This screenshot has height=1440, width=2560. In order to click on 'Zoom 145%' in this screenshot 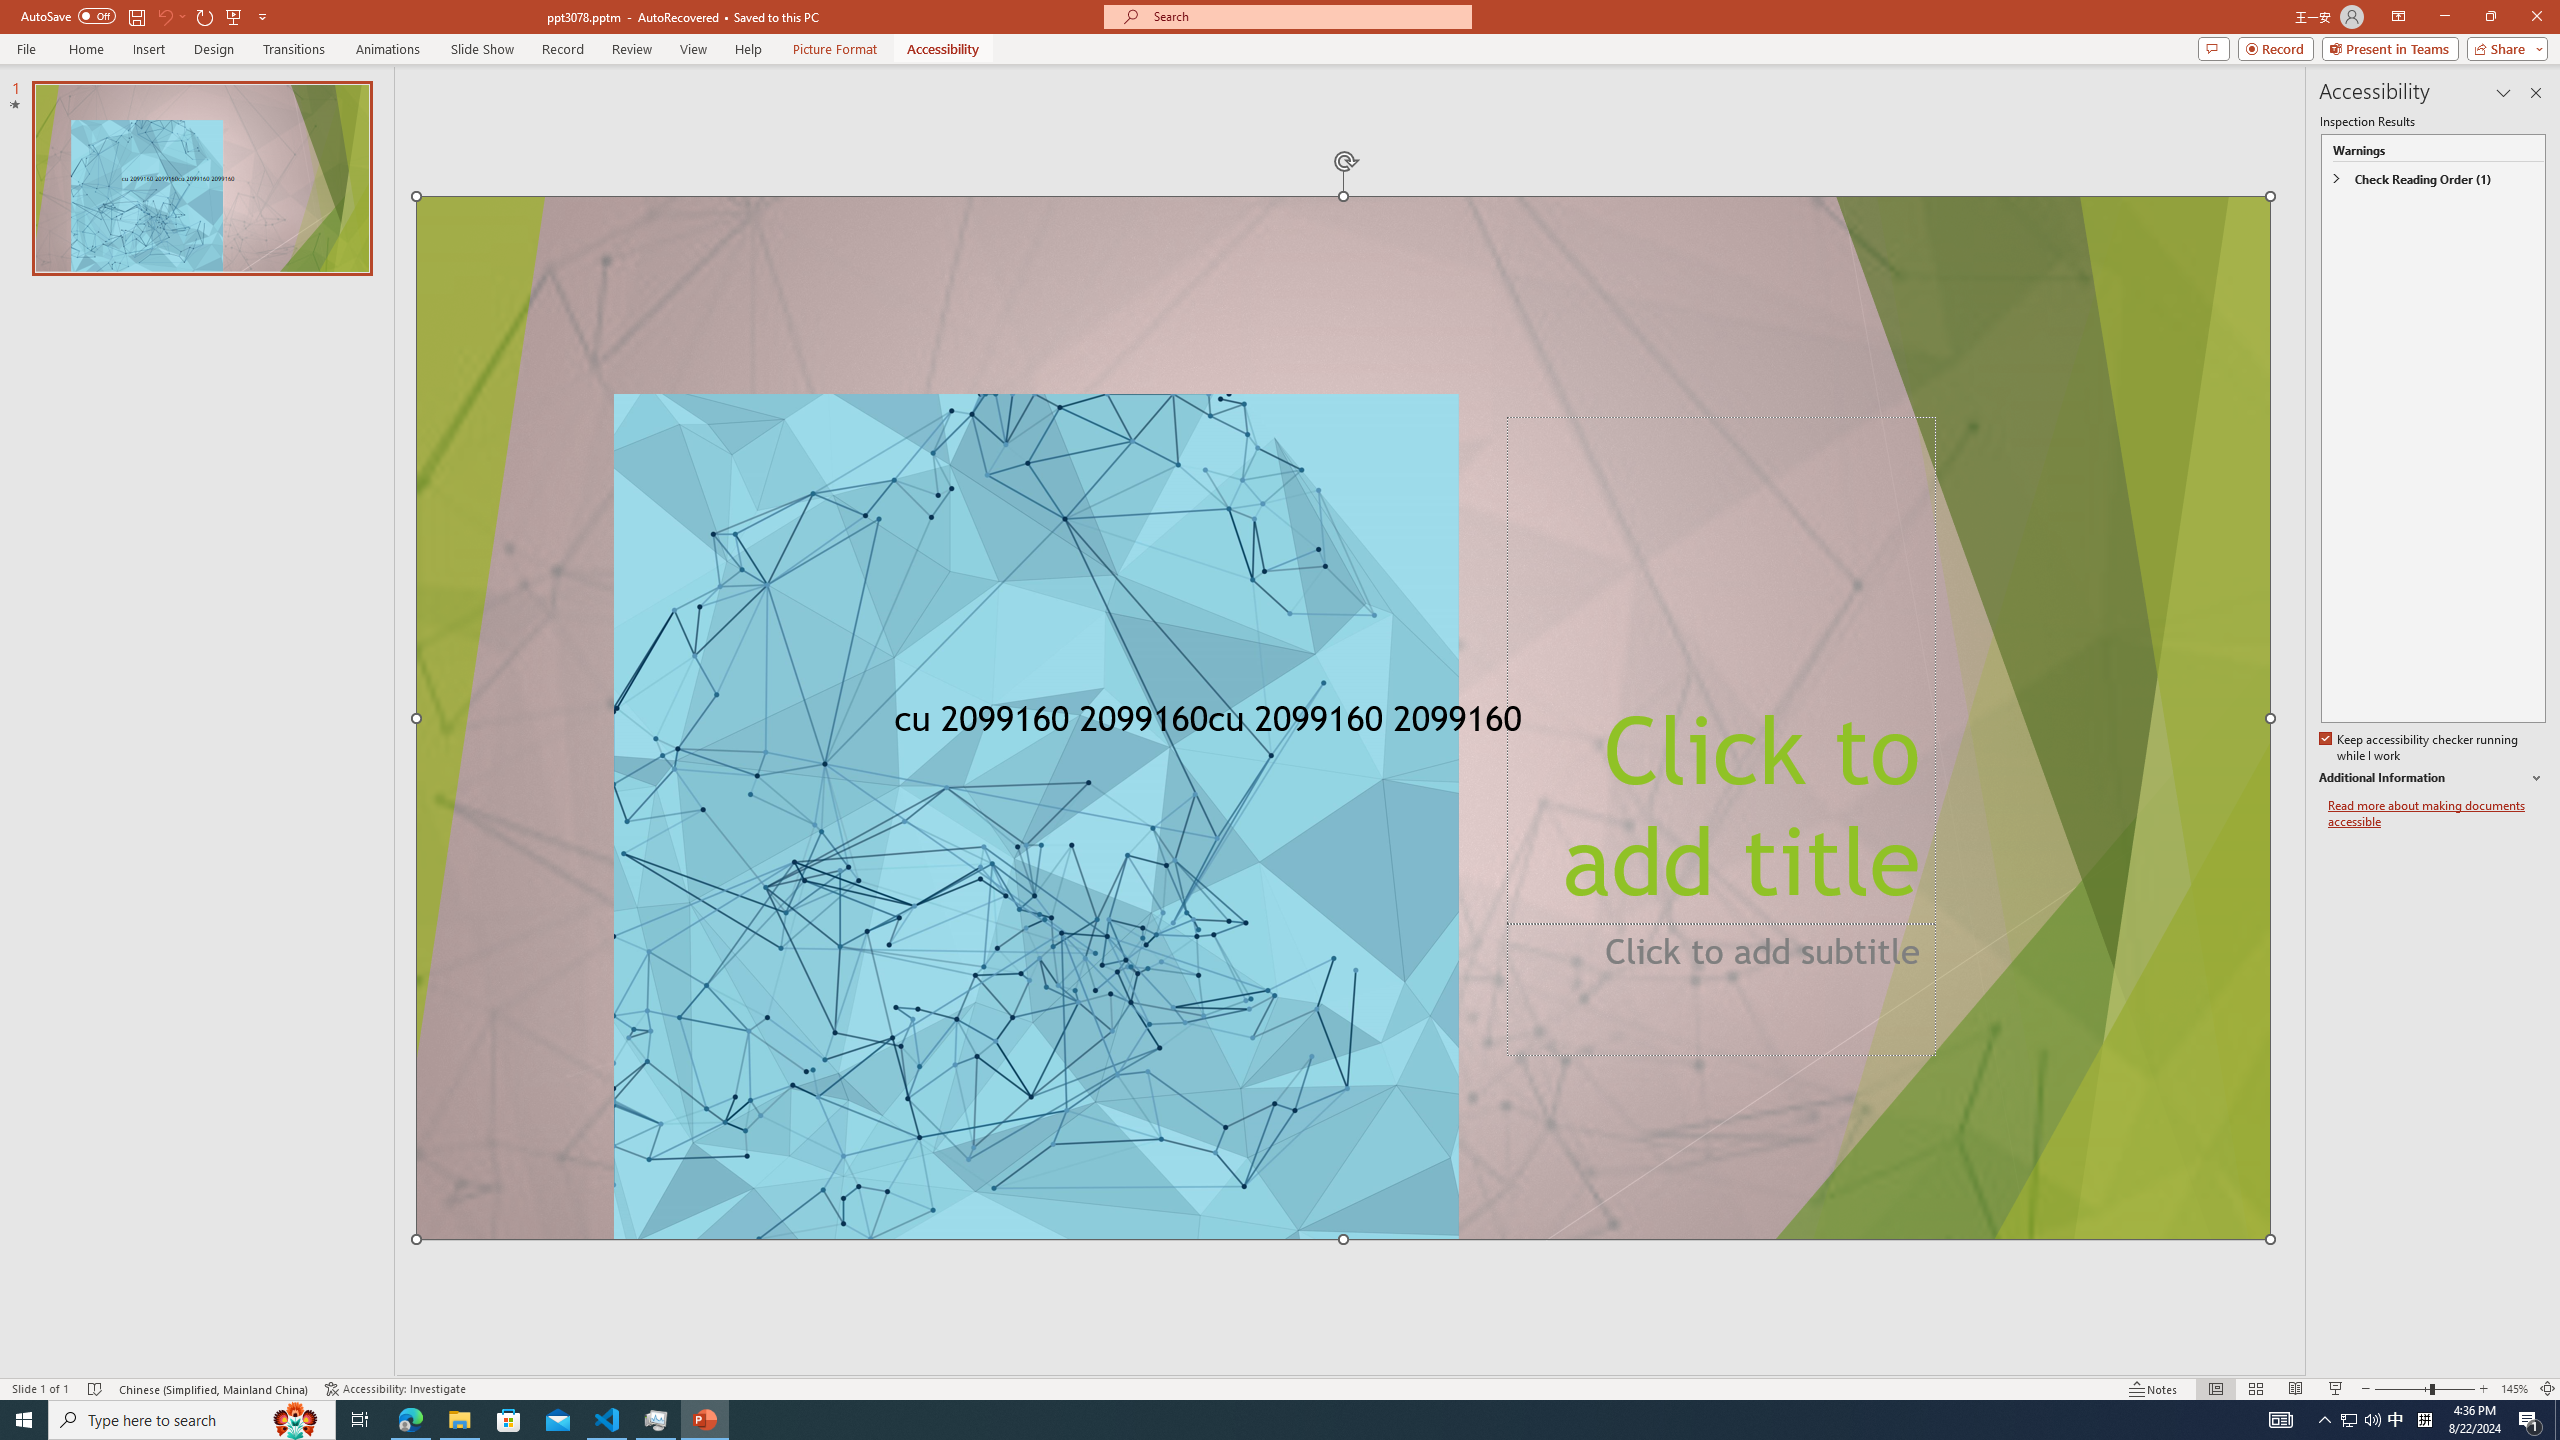, I will do `click(2515, 1389)`.